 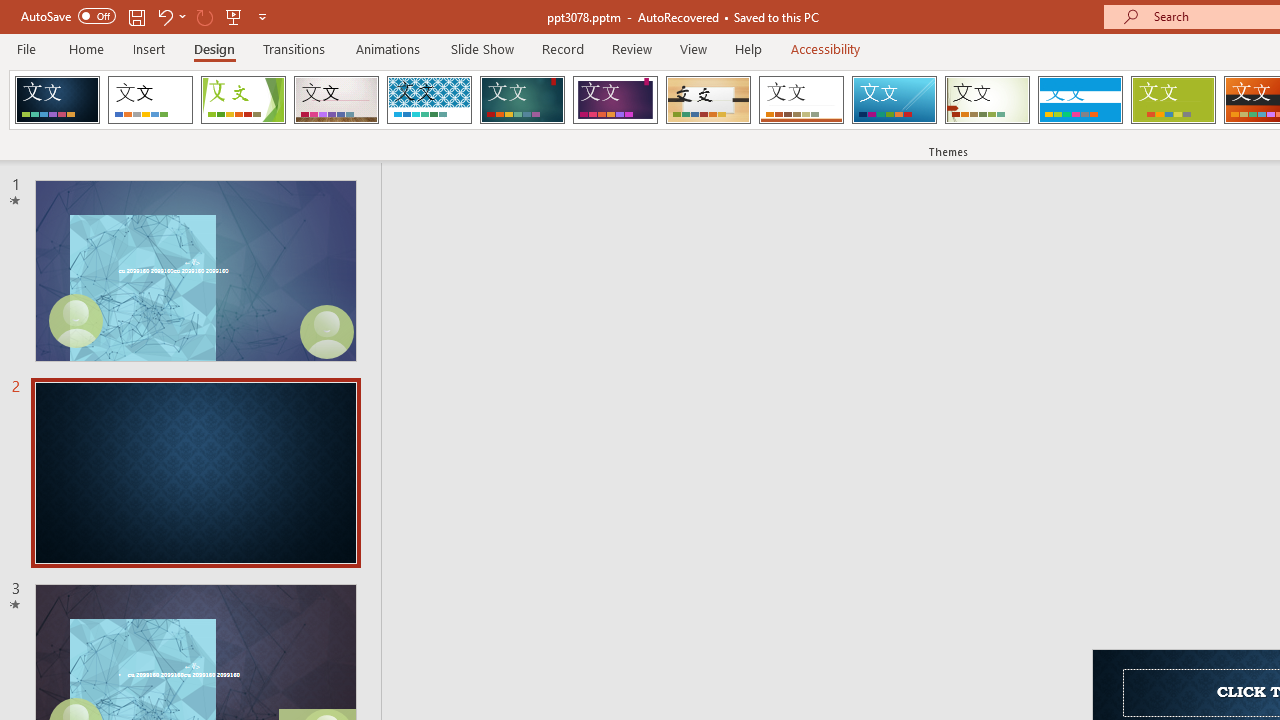 I want to click on 'Basis', so click(x=1173, y=100).